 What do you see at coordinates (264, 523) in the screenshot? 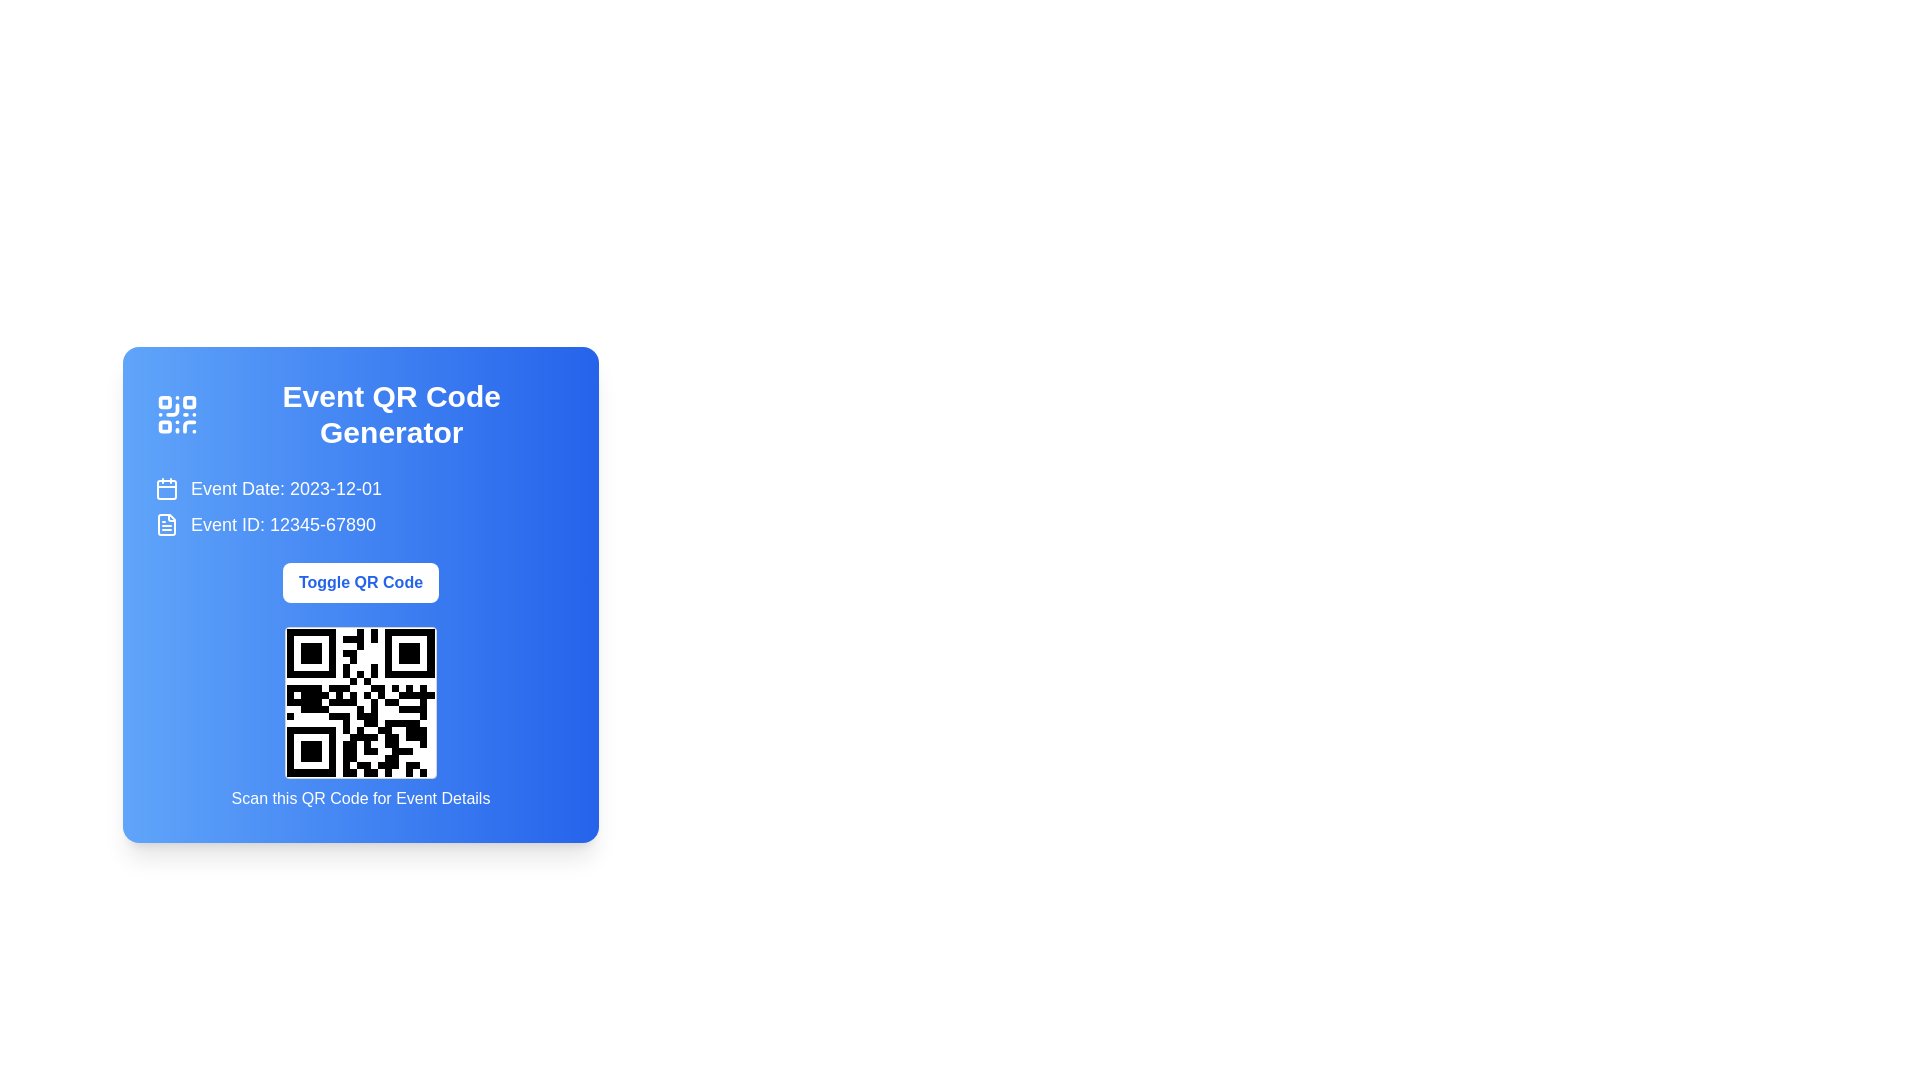
I see `the Label displaying 'Event ID: 12345-67890' which is positioned below the 'Event Date' row and centrally aligned in the card` at bounding box center [264, 523].